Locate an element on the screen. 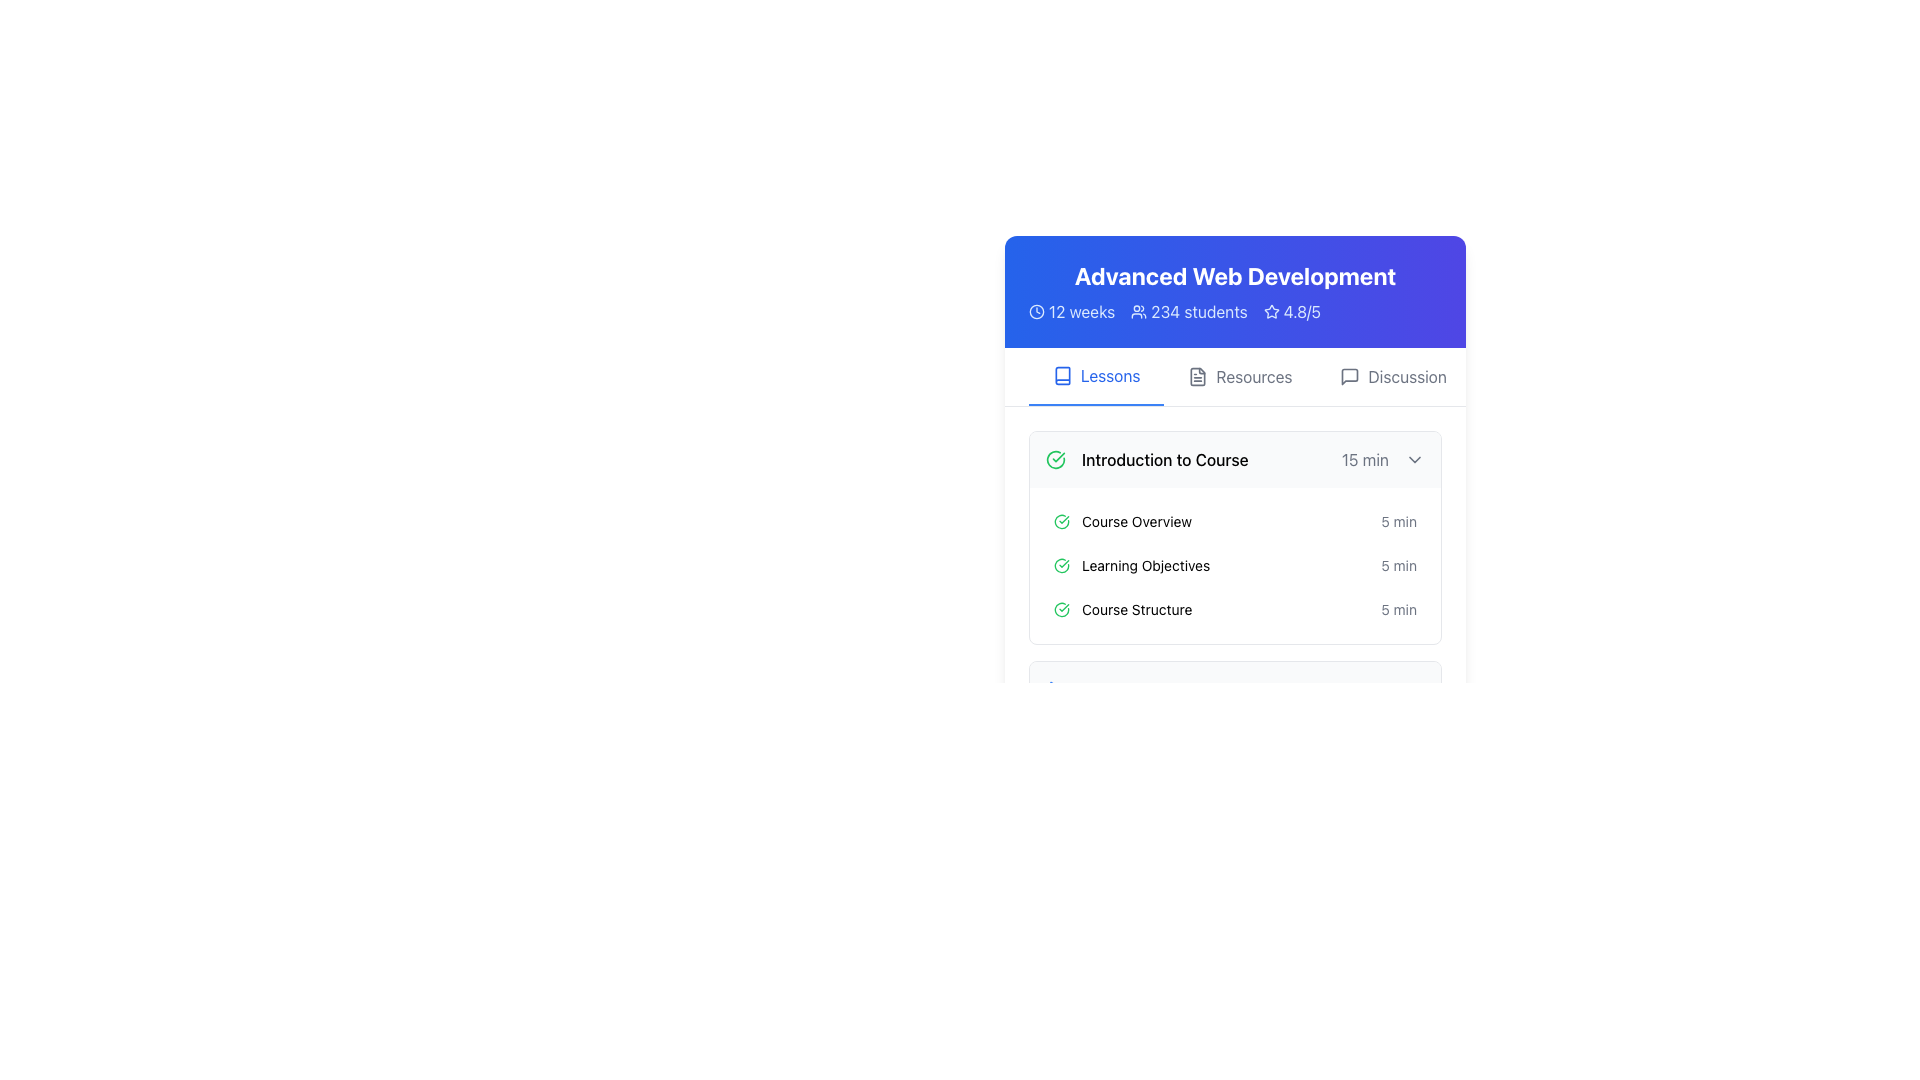 This screenshot has height=1080, width=1920. the text label displaying '15 min', which is styled in gray and positioned to the right of the bold title 'Introduction to Course' is located at coordinates (1364, 459).